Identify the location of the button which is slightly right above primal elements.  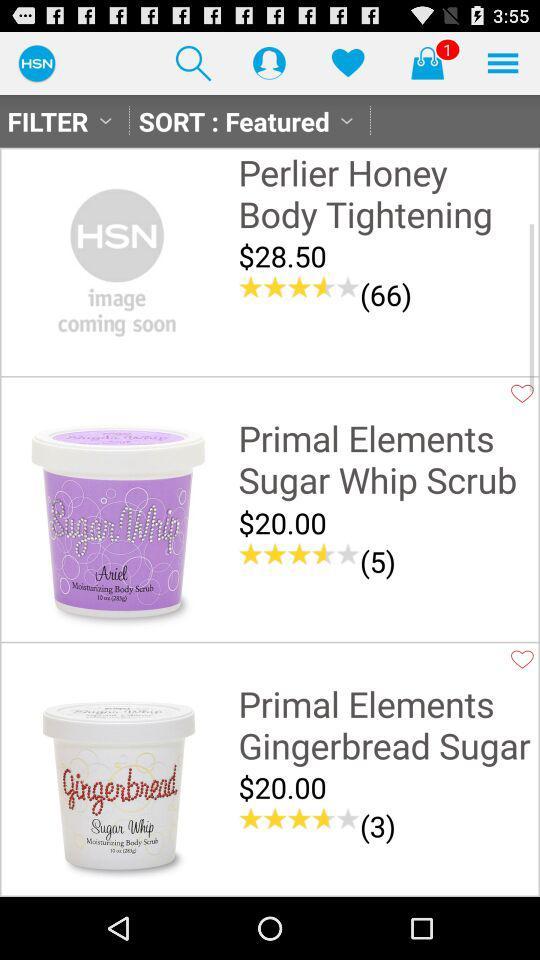
(522, 392).